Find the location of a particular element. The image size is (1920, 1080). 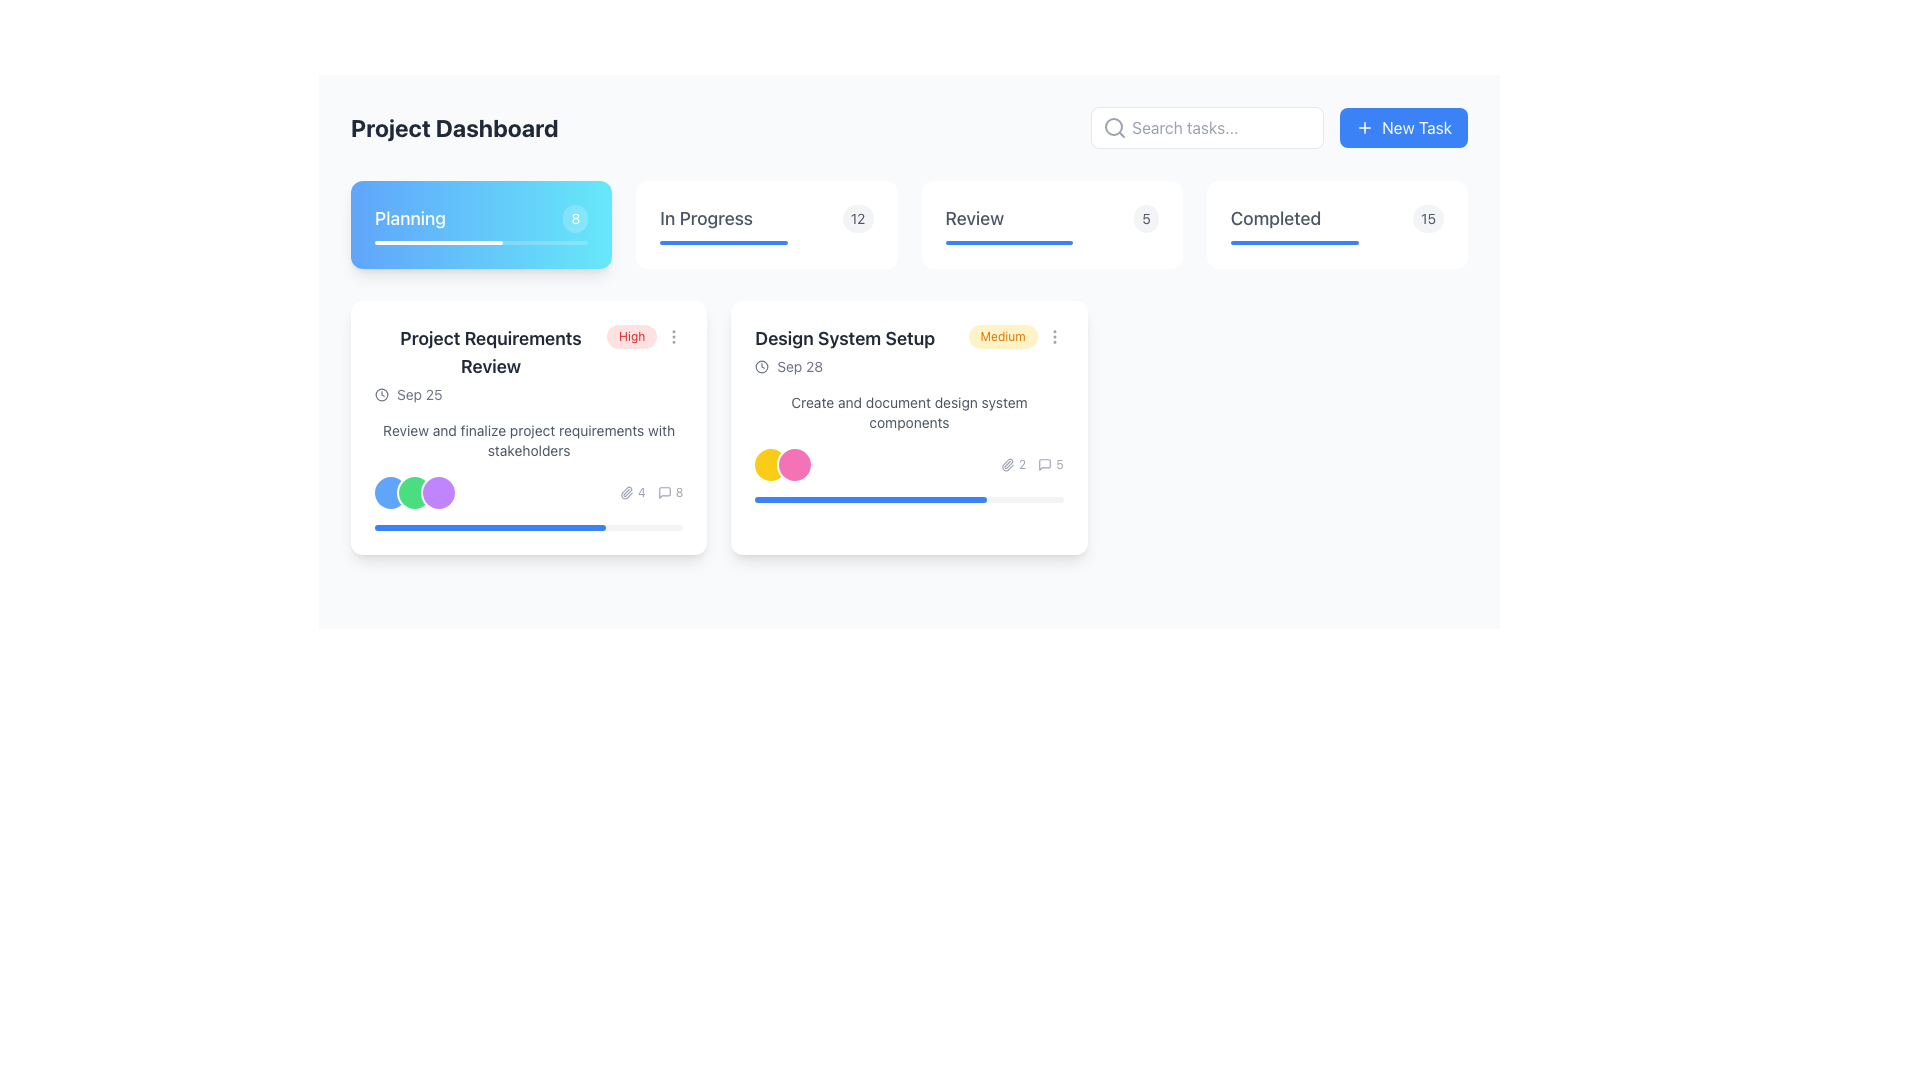

the circular avatar with a pink background and white ring, which is the second avatar in a row at the bottom of the 'Design System Setup' card is located at coordinates (794, 465).